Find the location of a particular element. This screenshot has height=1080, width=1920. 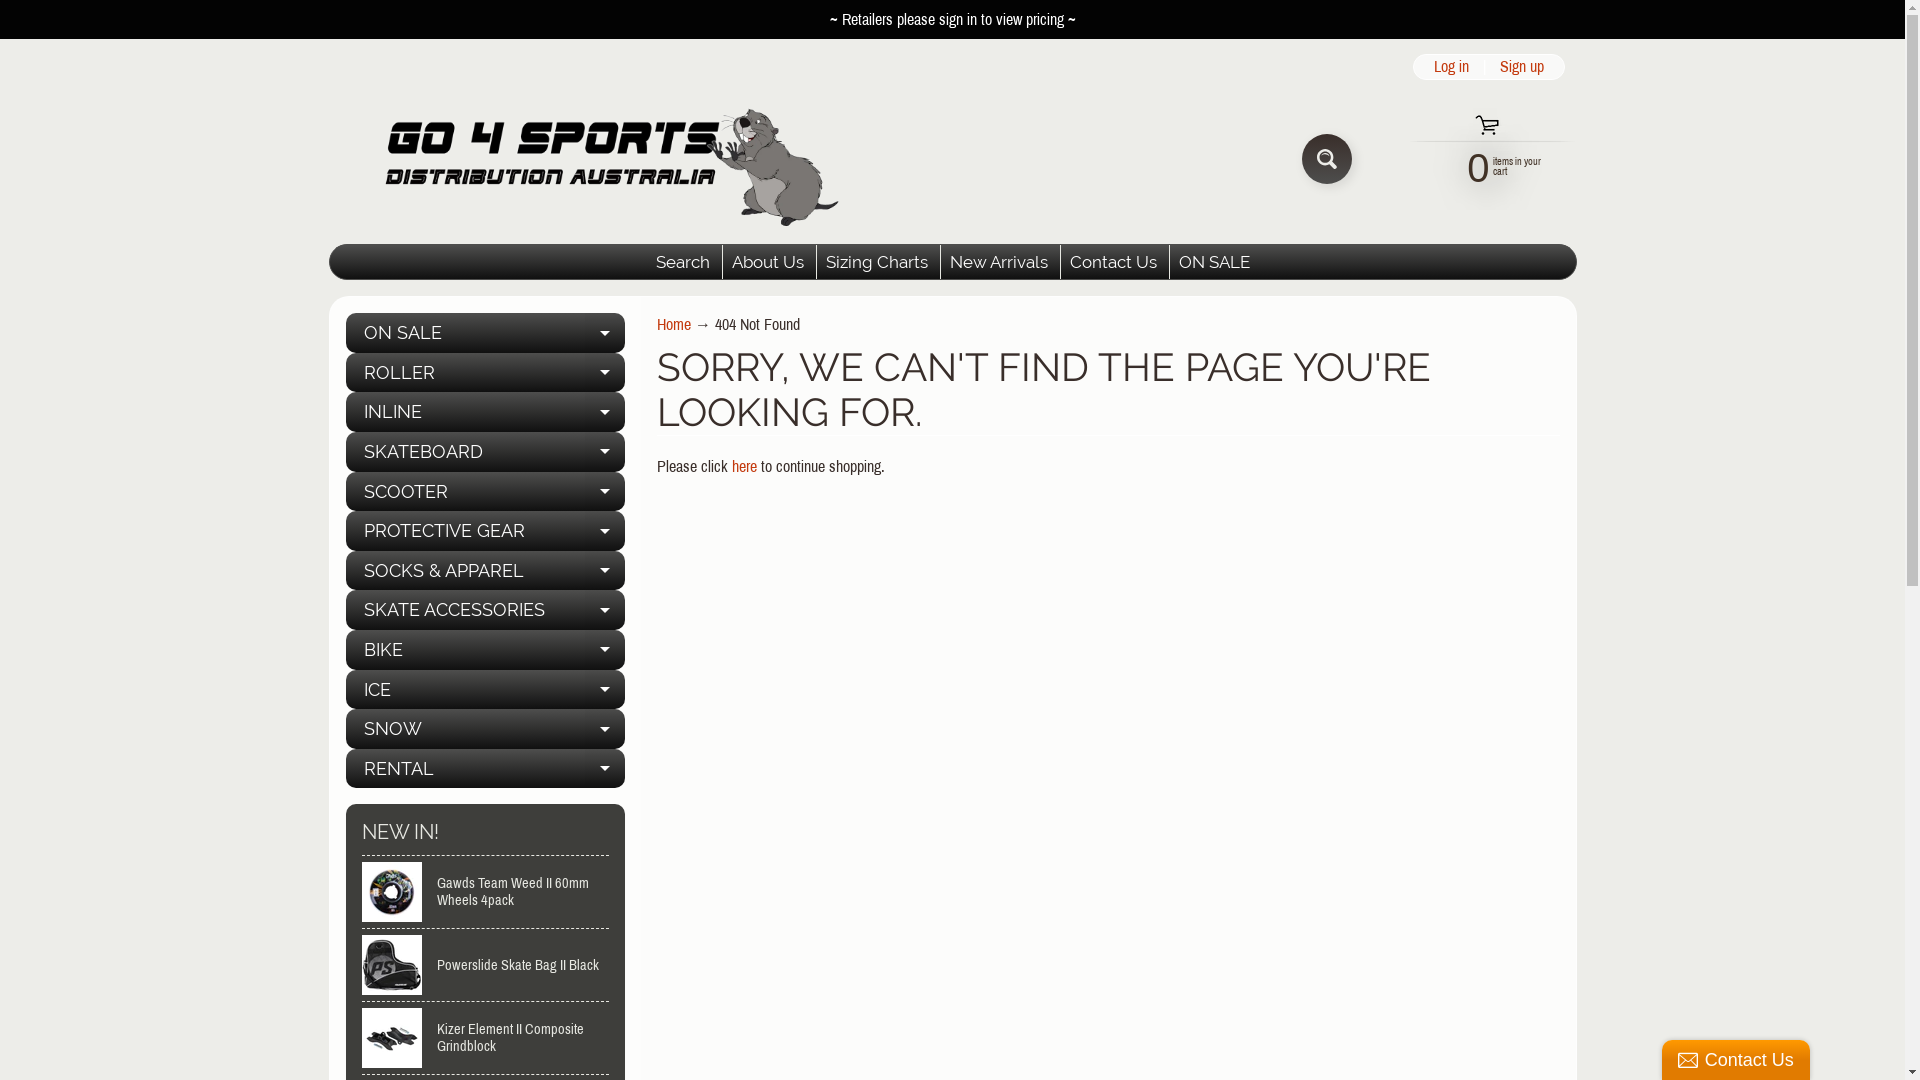

'ROLLER is located at coordinates (485, 373).